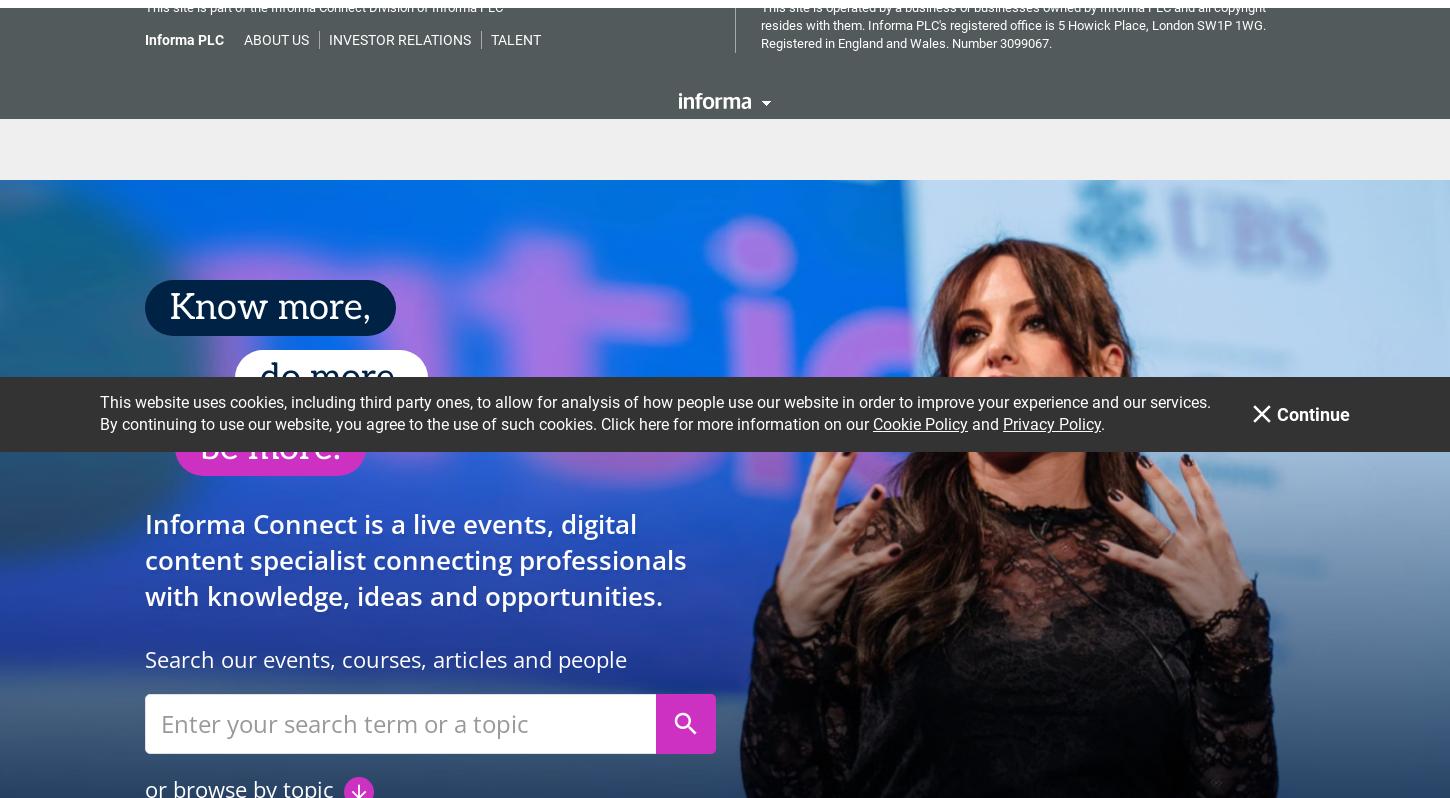  Describe the element at coordinates (415, 551) in the screenshot. I see `'Informa Connect is a live events, digital content specialist connecting professionals with knowledge, ideas and opportunities.'` at that location.